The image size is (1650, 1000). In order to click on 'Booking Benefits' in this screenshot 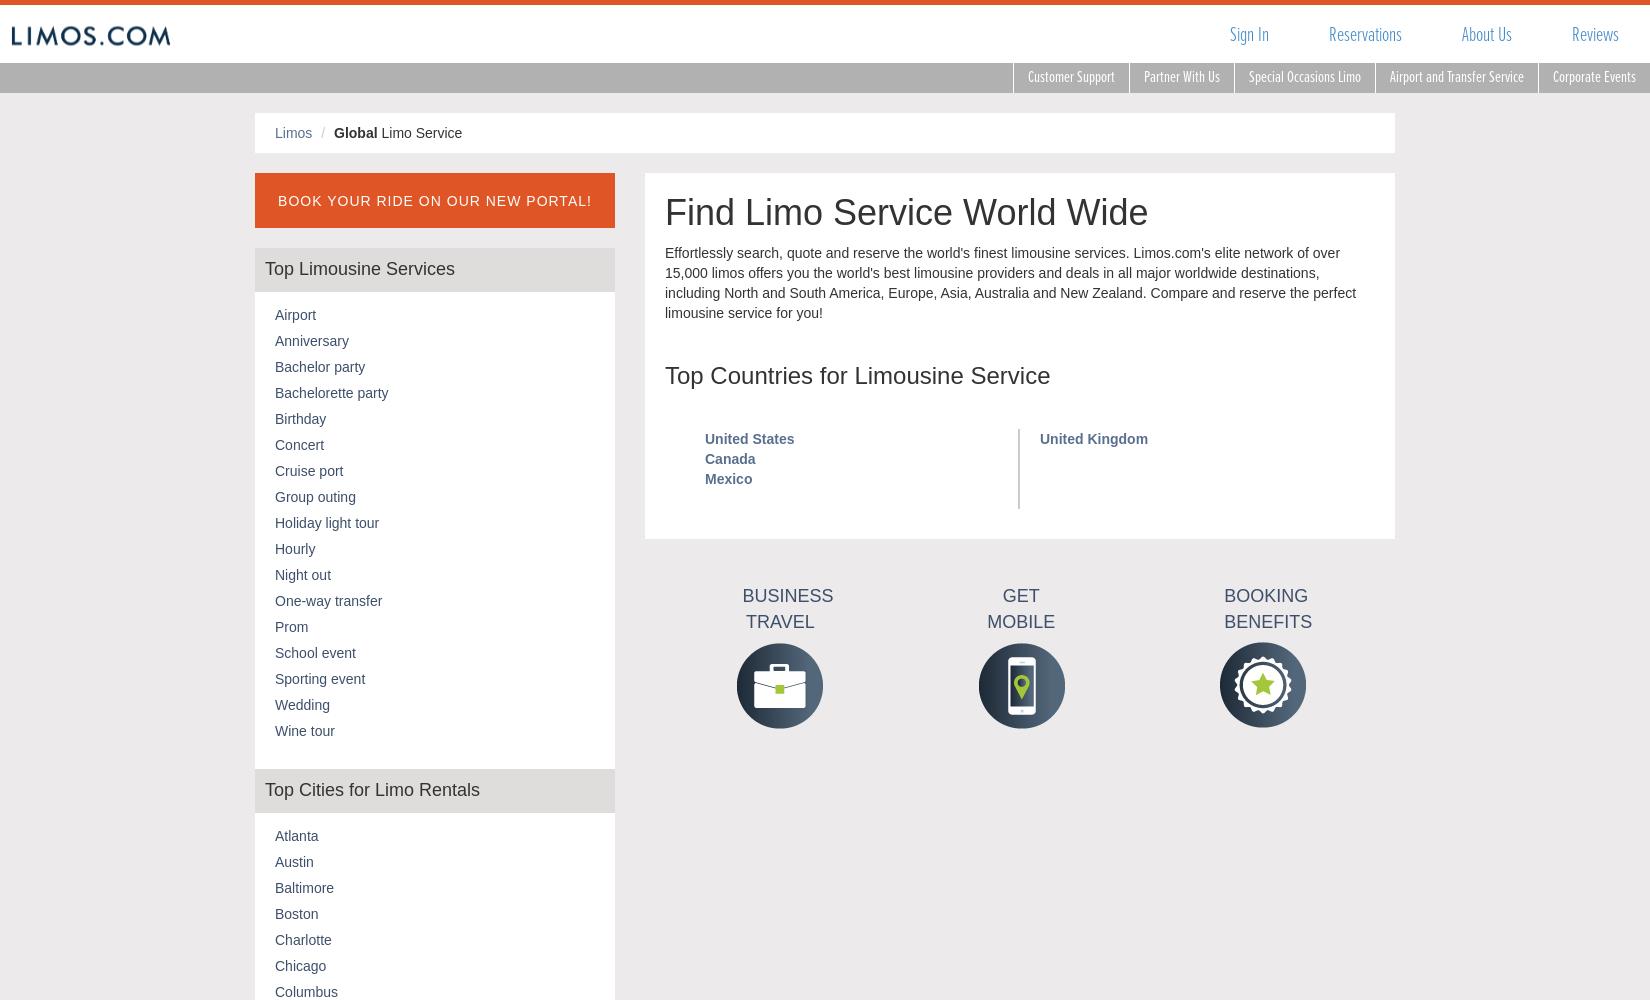, I will do `click(1267, 607)`.